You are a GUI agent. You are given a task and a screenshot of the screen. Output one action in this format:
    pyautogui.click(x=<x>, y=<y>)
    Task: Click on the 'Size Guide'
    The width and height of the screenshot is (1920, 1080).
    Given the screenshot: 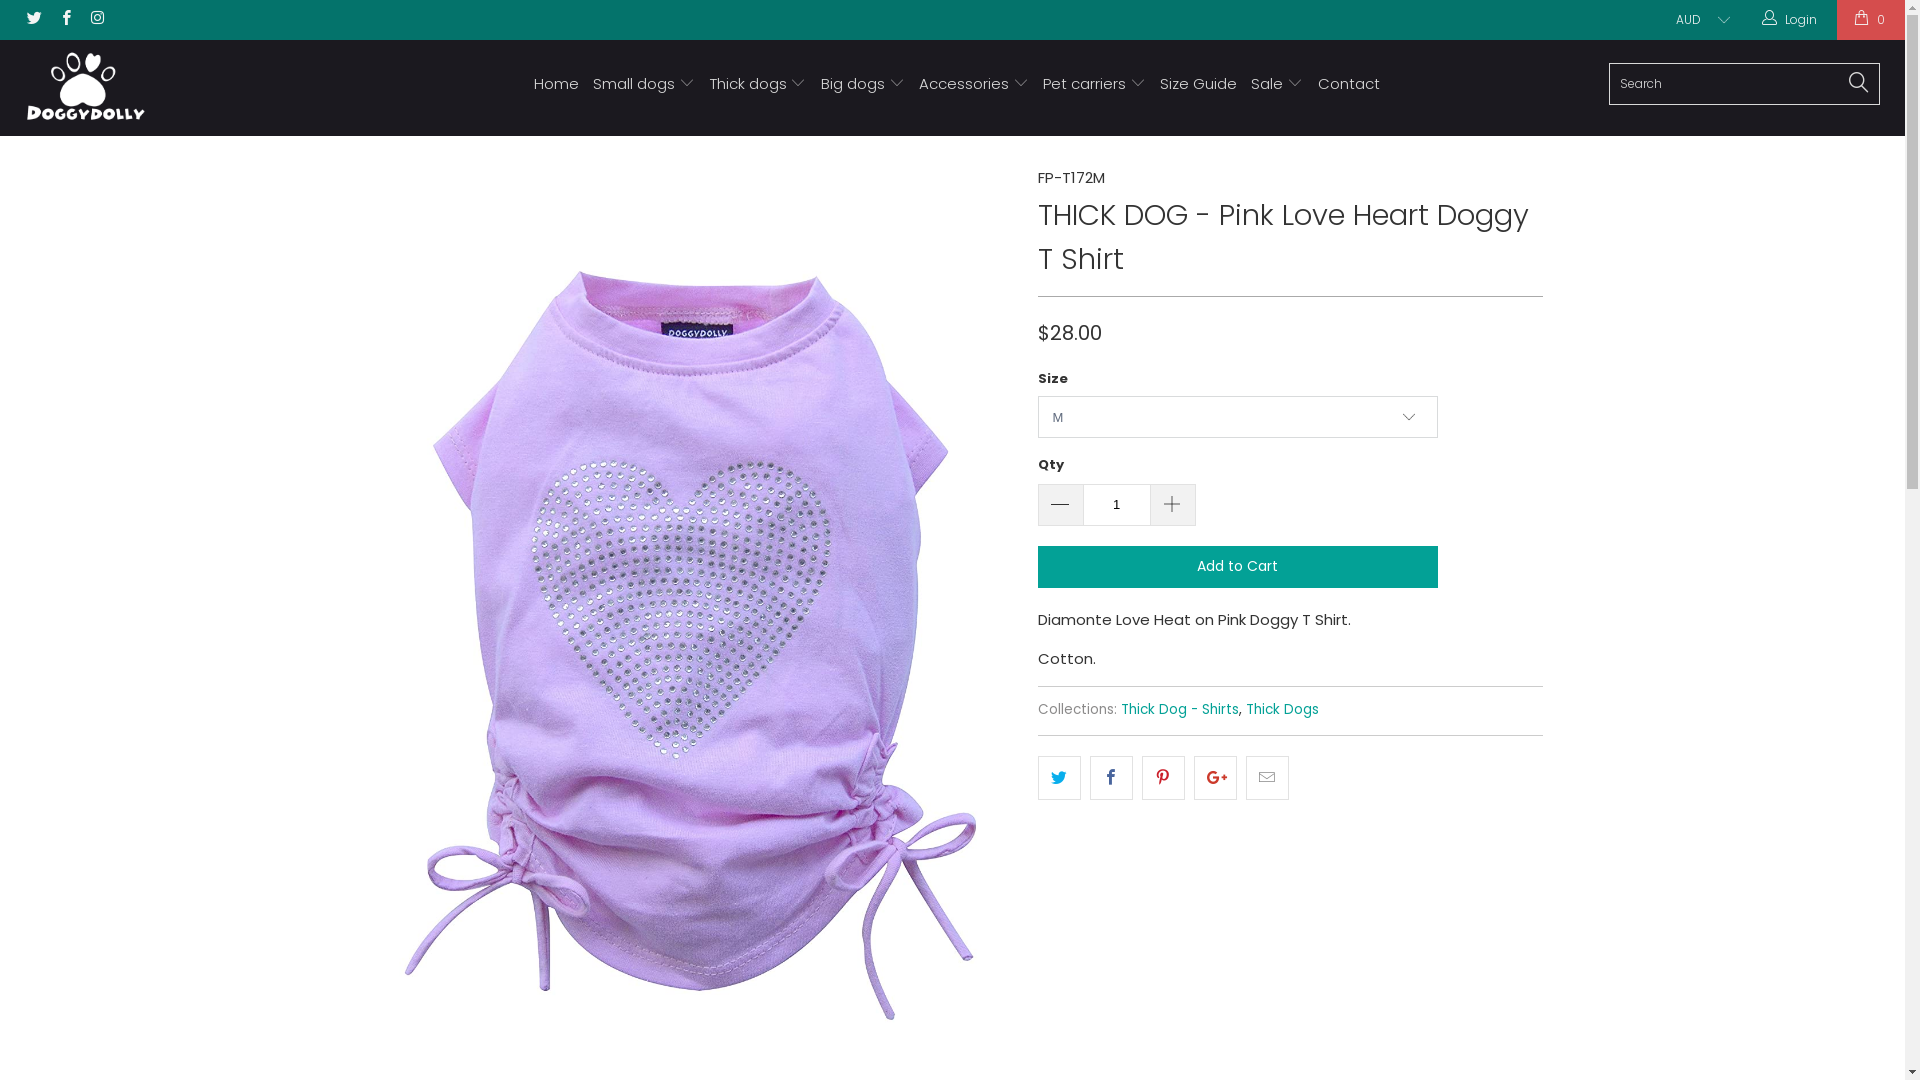 What is the action you would take?
    pyautogui.click(x=1198, y=83)
    